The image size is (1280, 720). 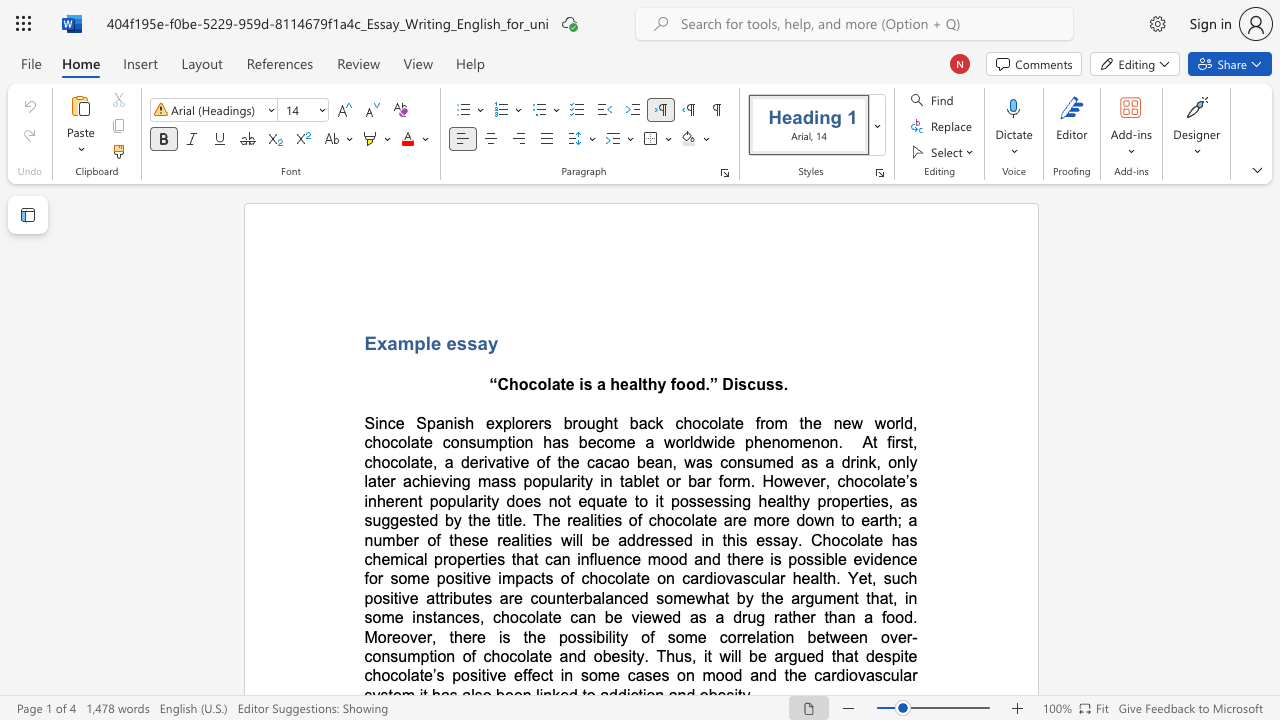 What do you see at coordinates (739, 559) in the screenshot?
I see `the subset text "ere i" within the text "emical properties that can influence mood and there is"` at bounding box center [739, 559].